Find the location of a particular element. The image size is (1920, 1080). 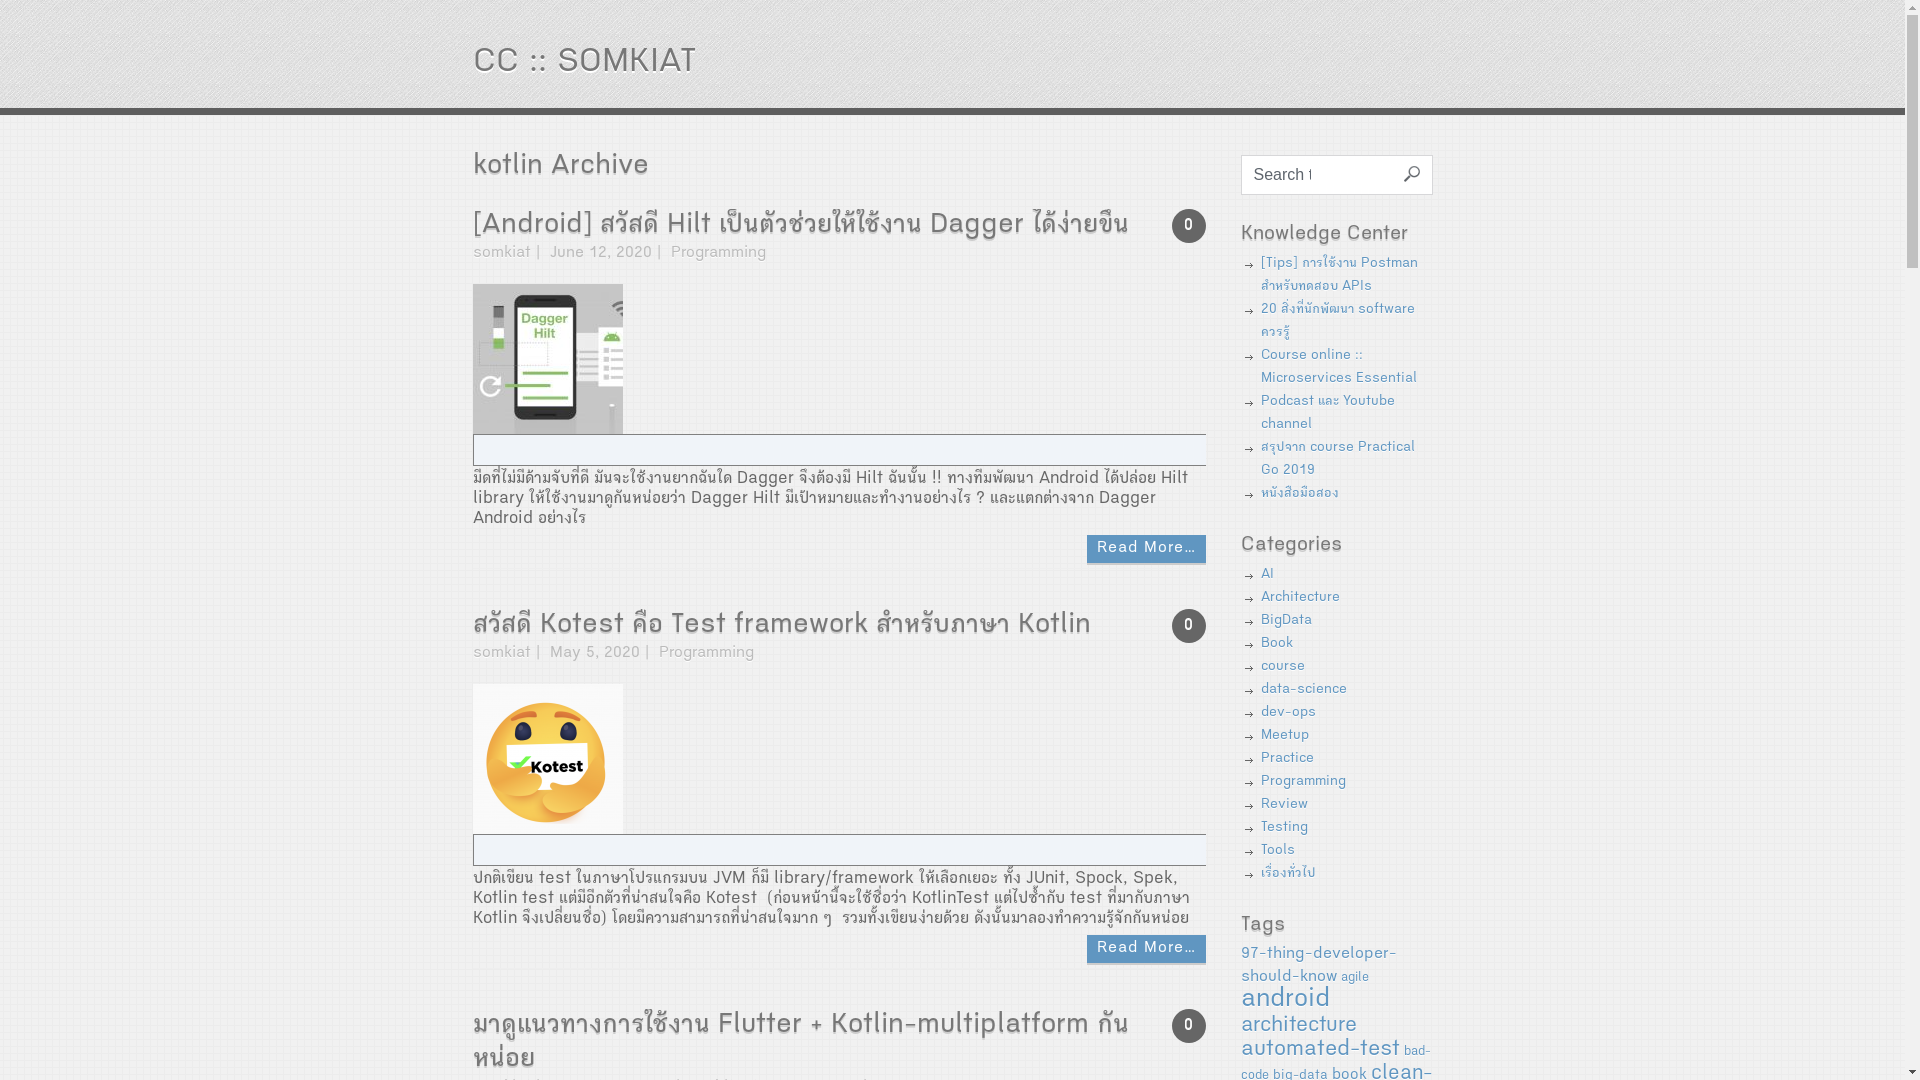

'automated-test' is located at coordinates (1319, 1049).